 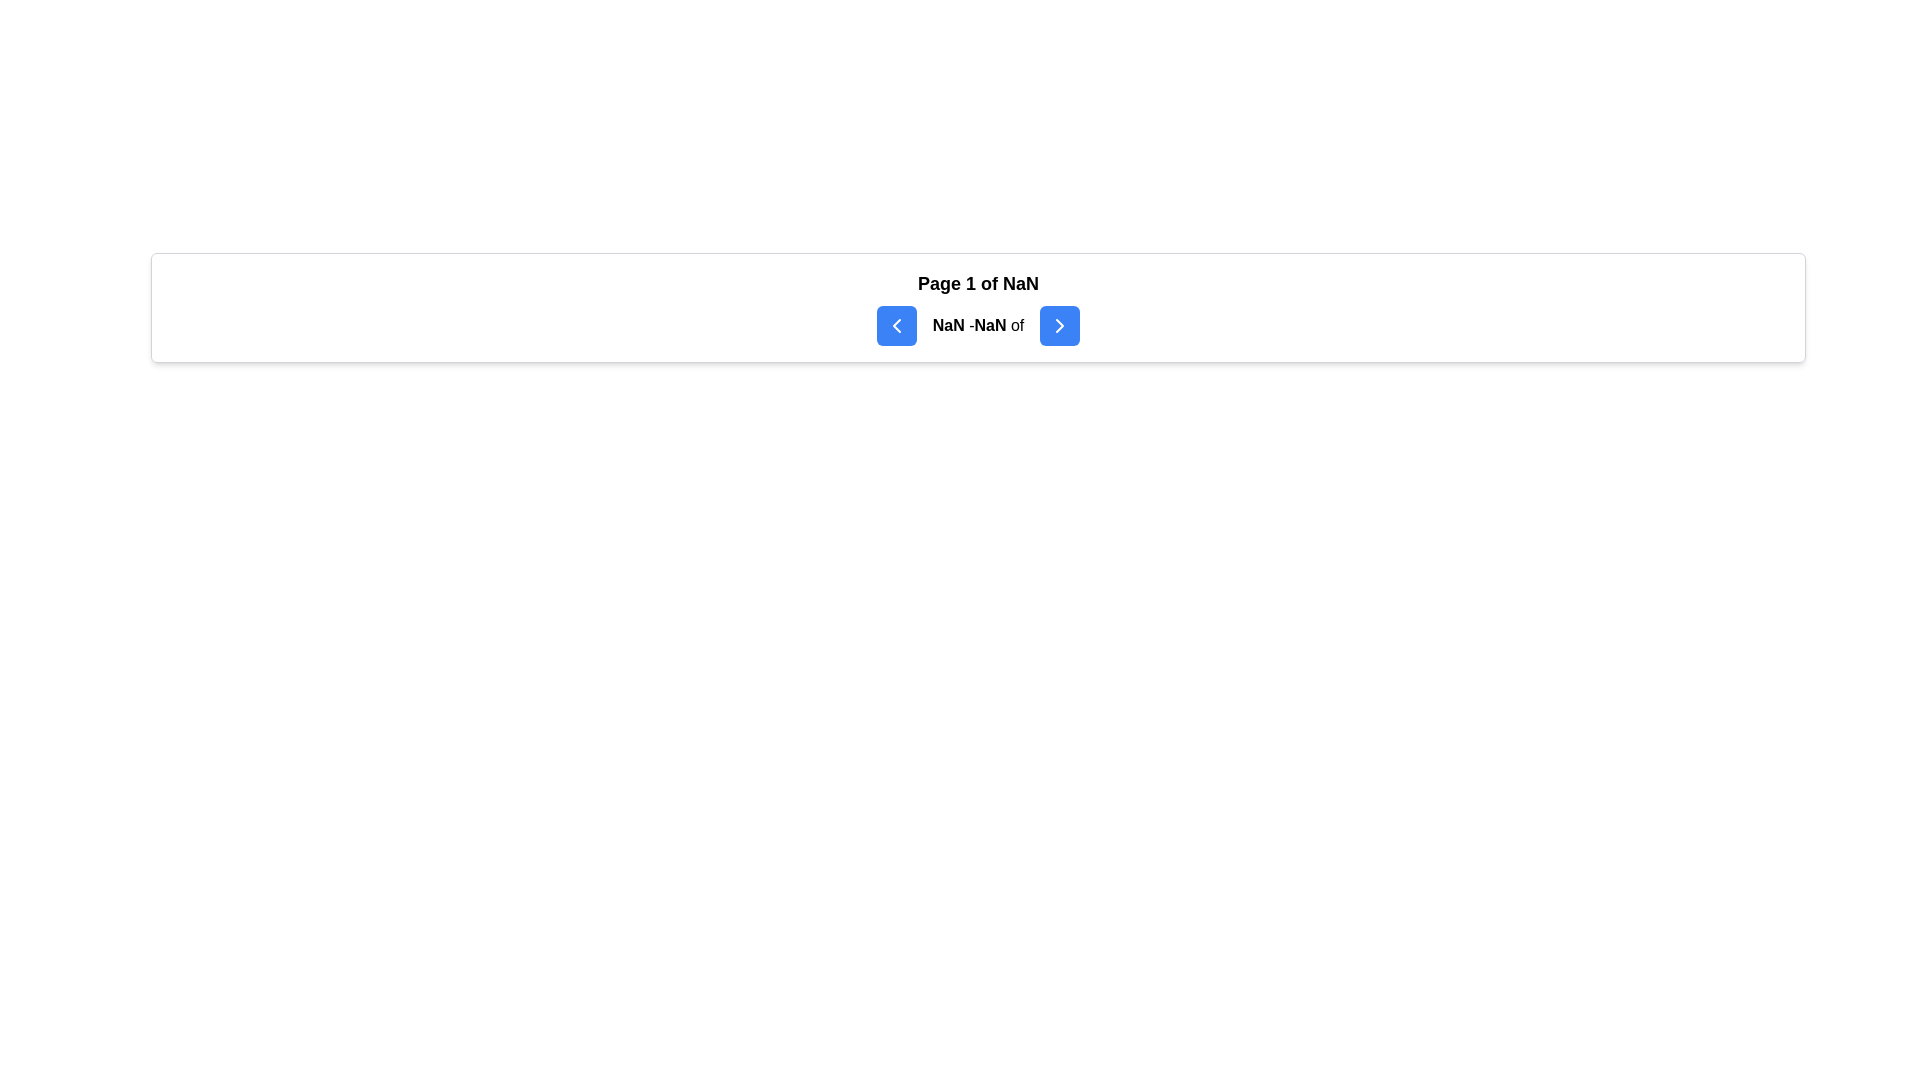 What do you see at coordinates (1059, 325) in the screenshot?
I see `the blue circular button with a chevron icon on the far right of the pagination control section` at bounding box center [1059, 325].